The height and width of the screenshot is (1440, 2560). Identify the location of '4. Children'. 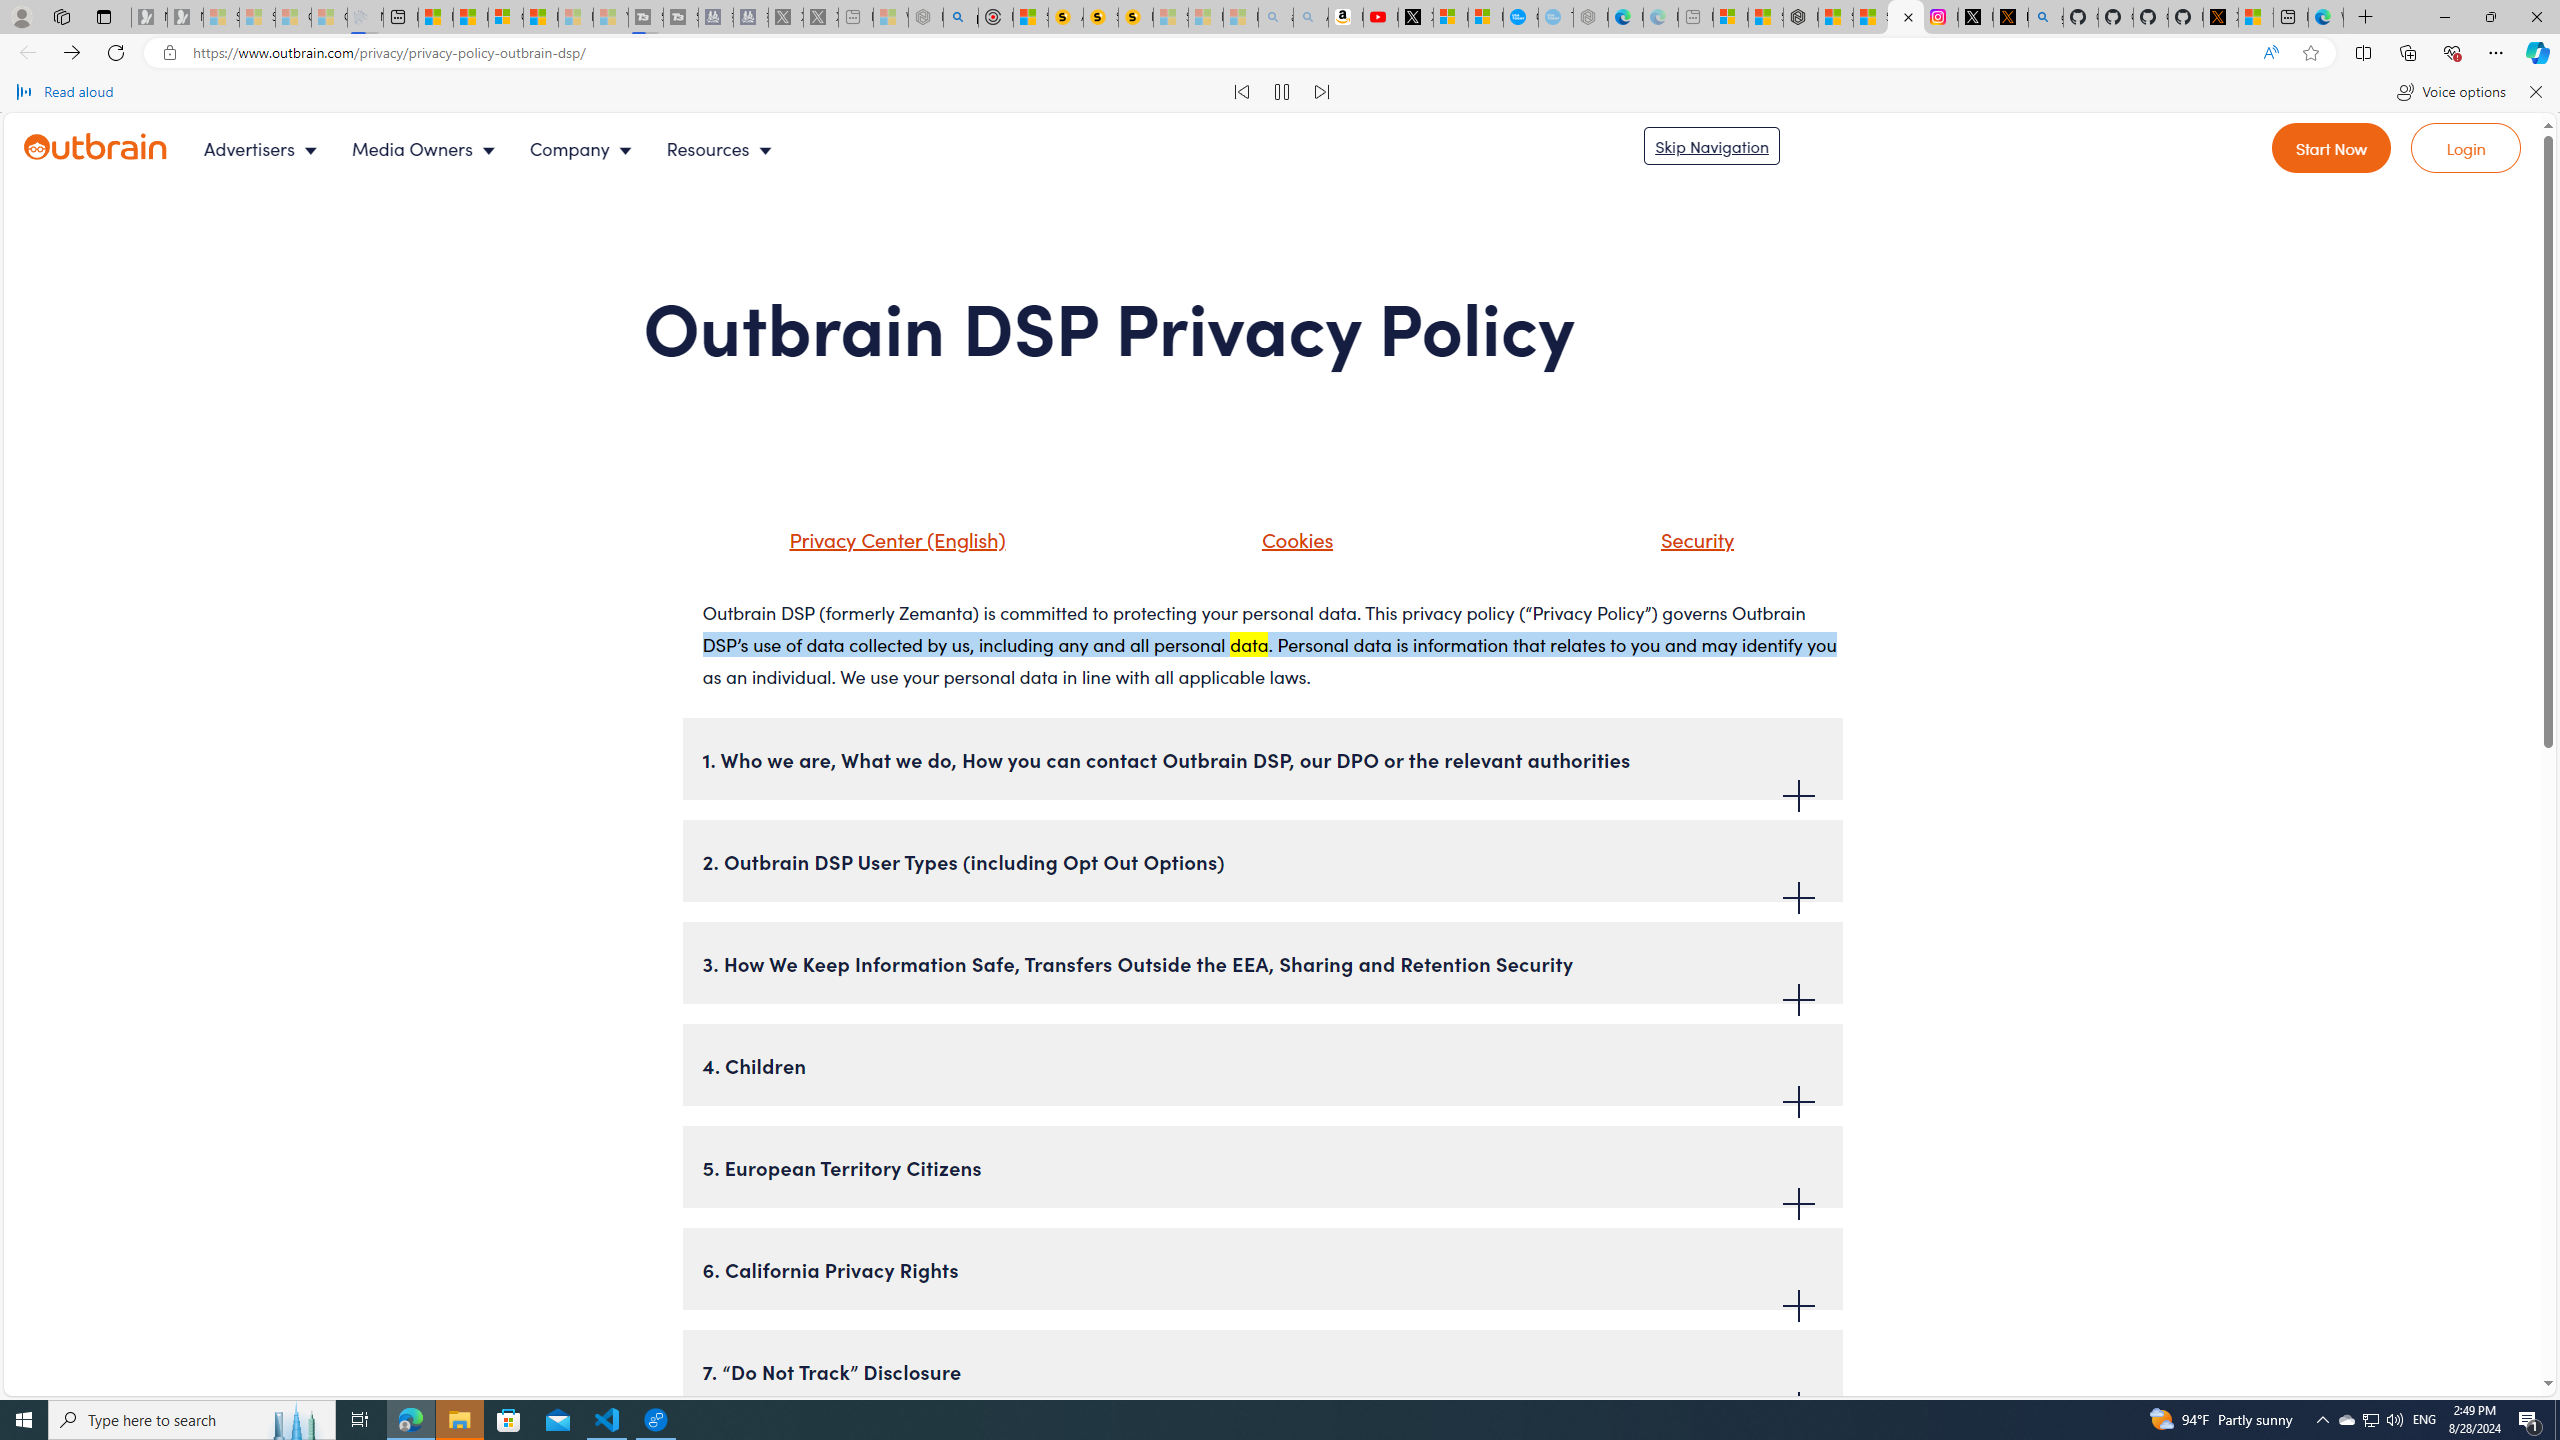
(1261, 1064).